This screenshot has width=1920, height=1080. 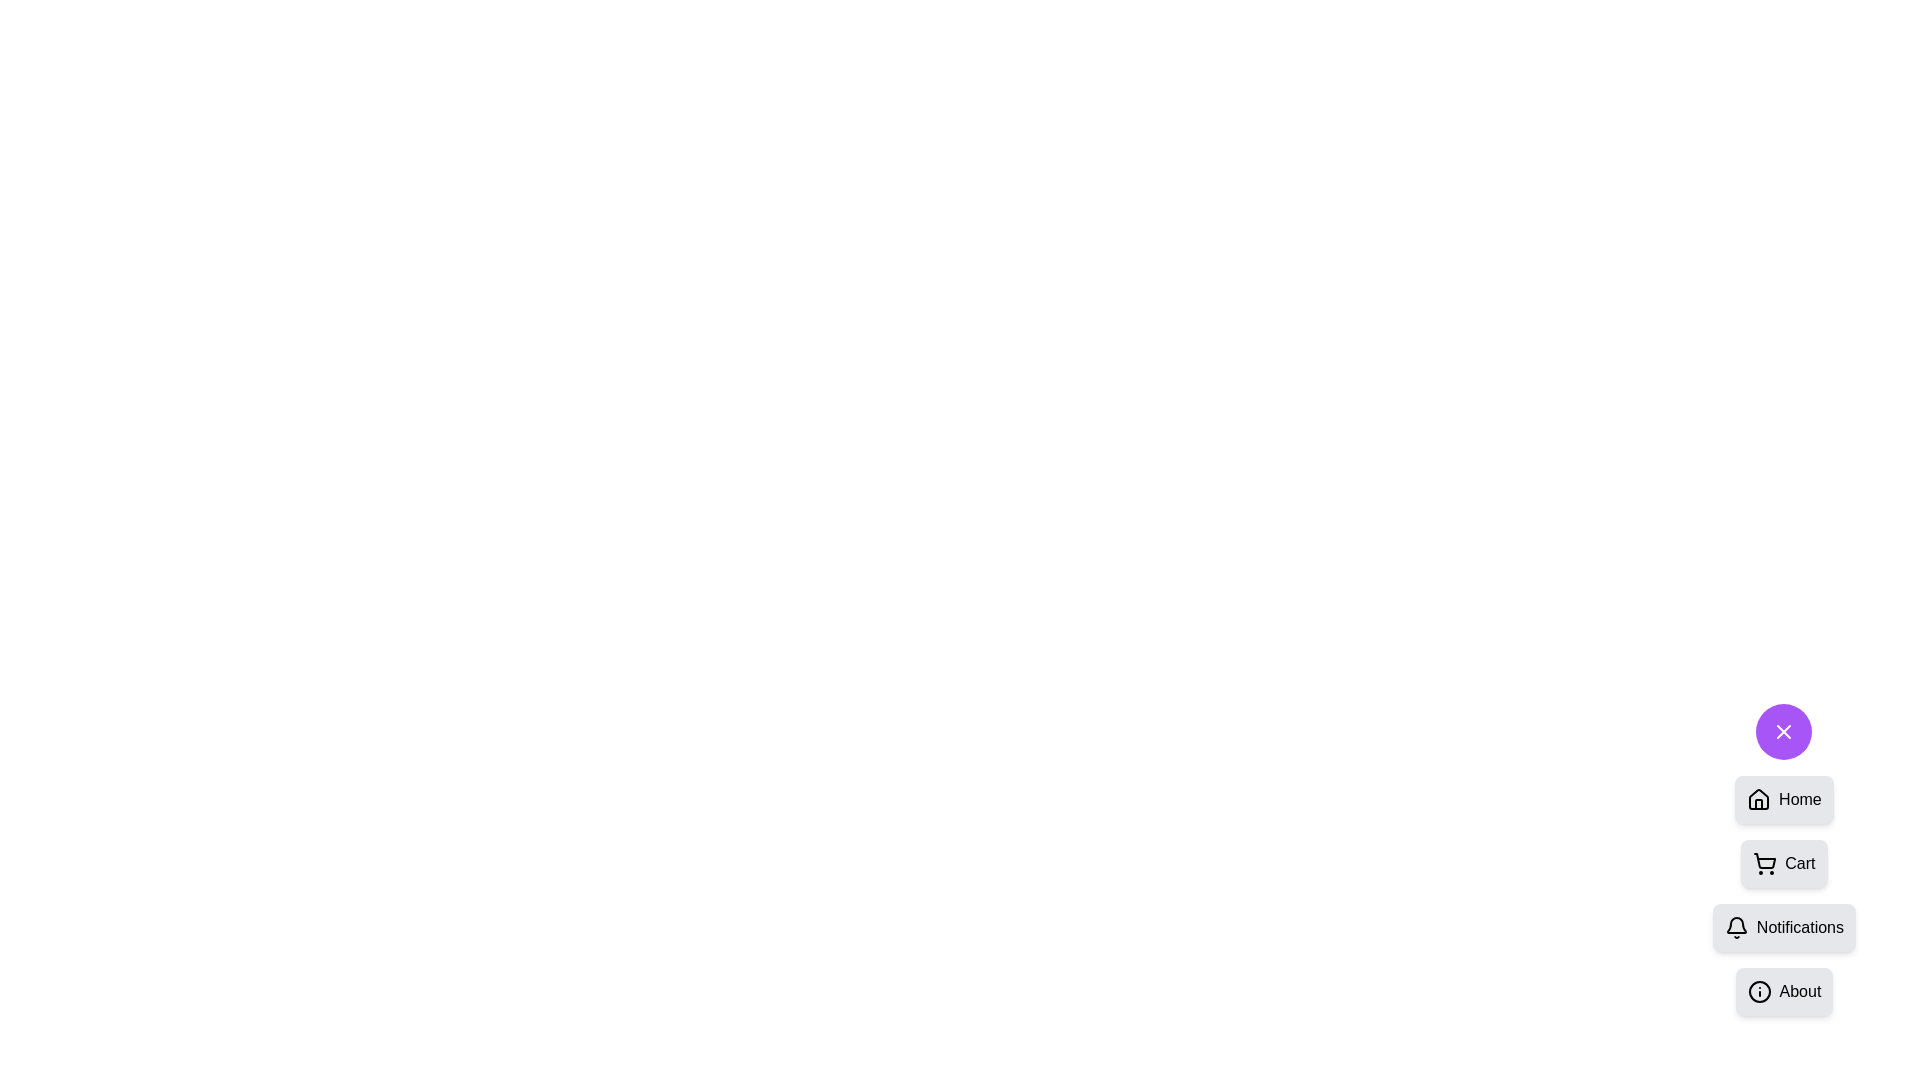 What do you see at coordinates (1784, 863) in the screenshot?
I see `the SpeedDial item labeled 'Cart' to observe its hover effect` at bounding box center [1784, 863].